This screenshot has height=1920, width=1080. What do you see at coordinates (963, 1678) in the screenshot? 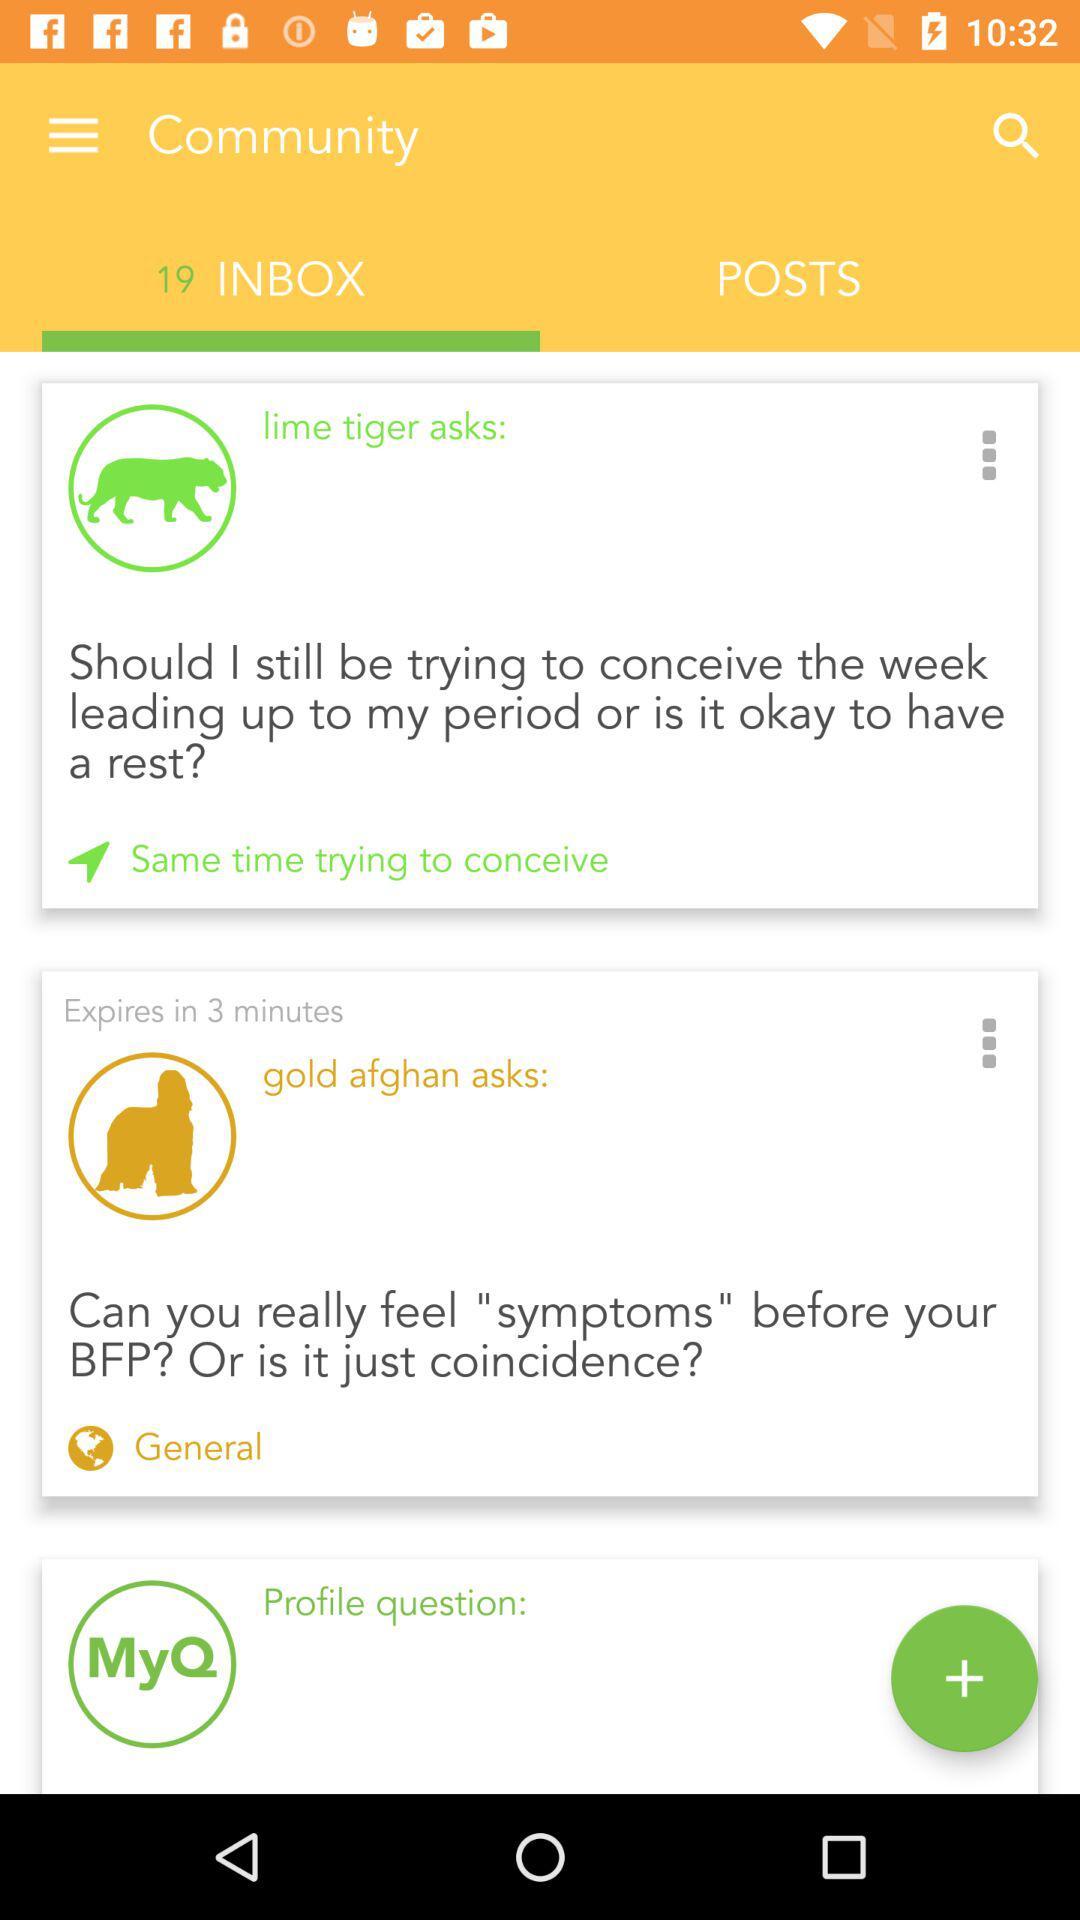
I see `the item at the bottom right corner` at bounding box center [963, 1678].